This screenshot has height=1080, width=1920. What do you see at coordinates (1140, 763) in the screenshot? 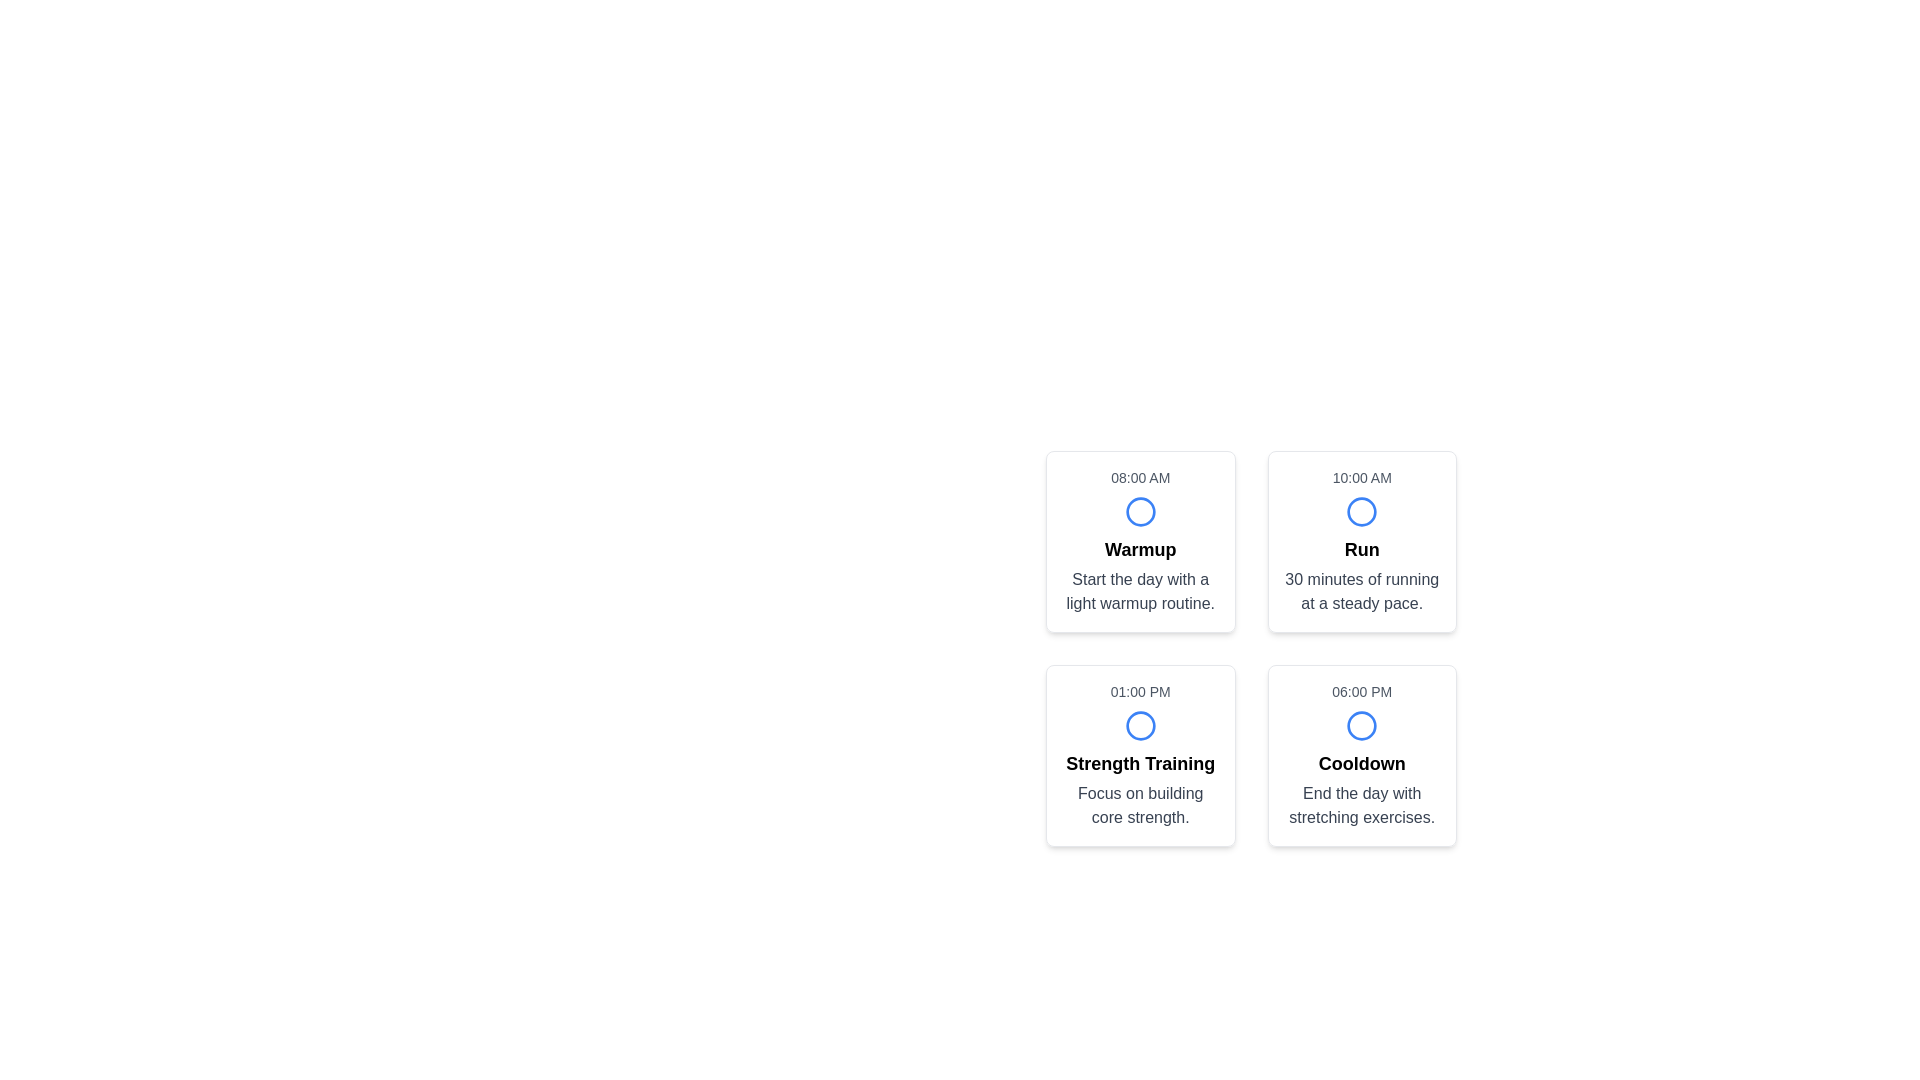
I see `the static text element displaying 'Strength Training', which is prominently styled in bold and large font, located below '01:00 PM' and above the description text` at bounding box center [1140, 763].